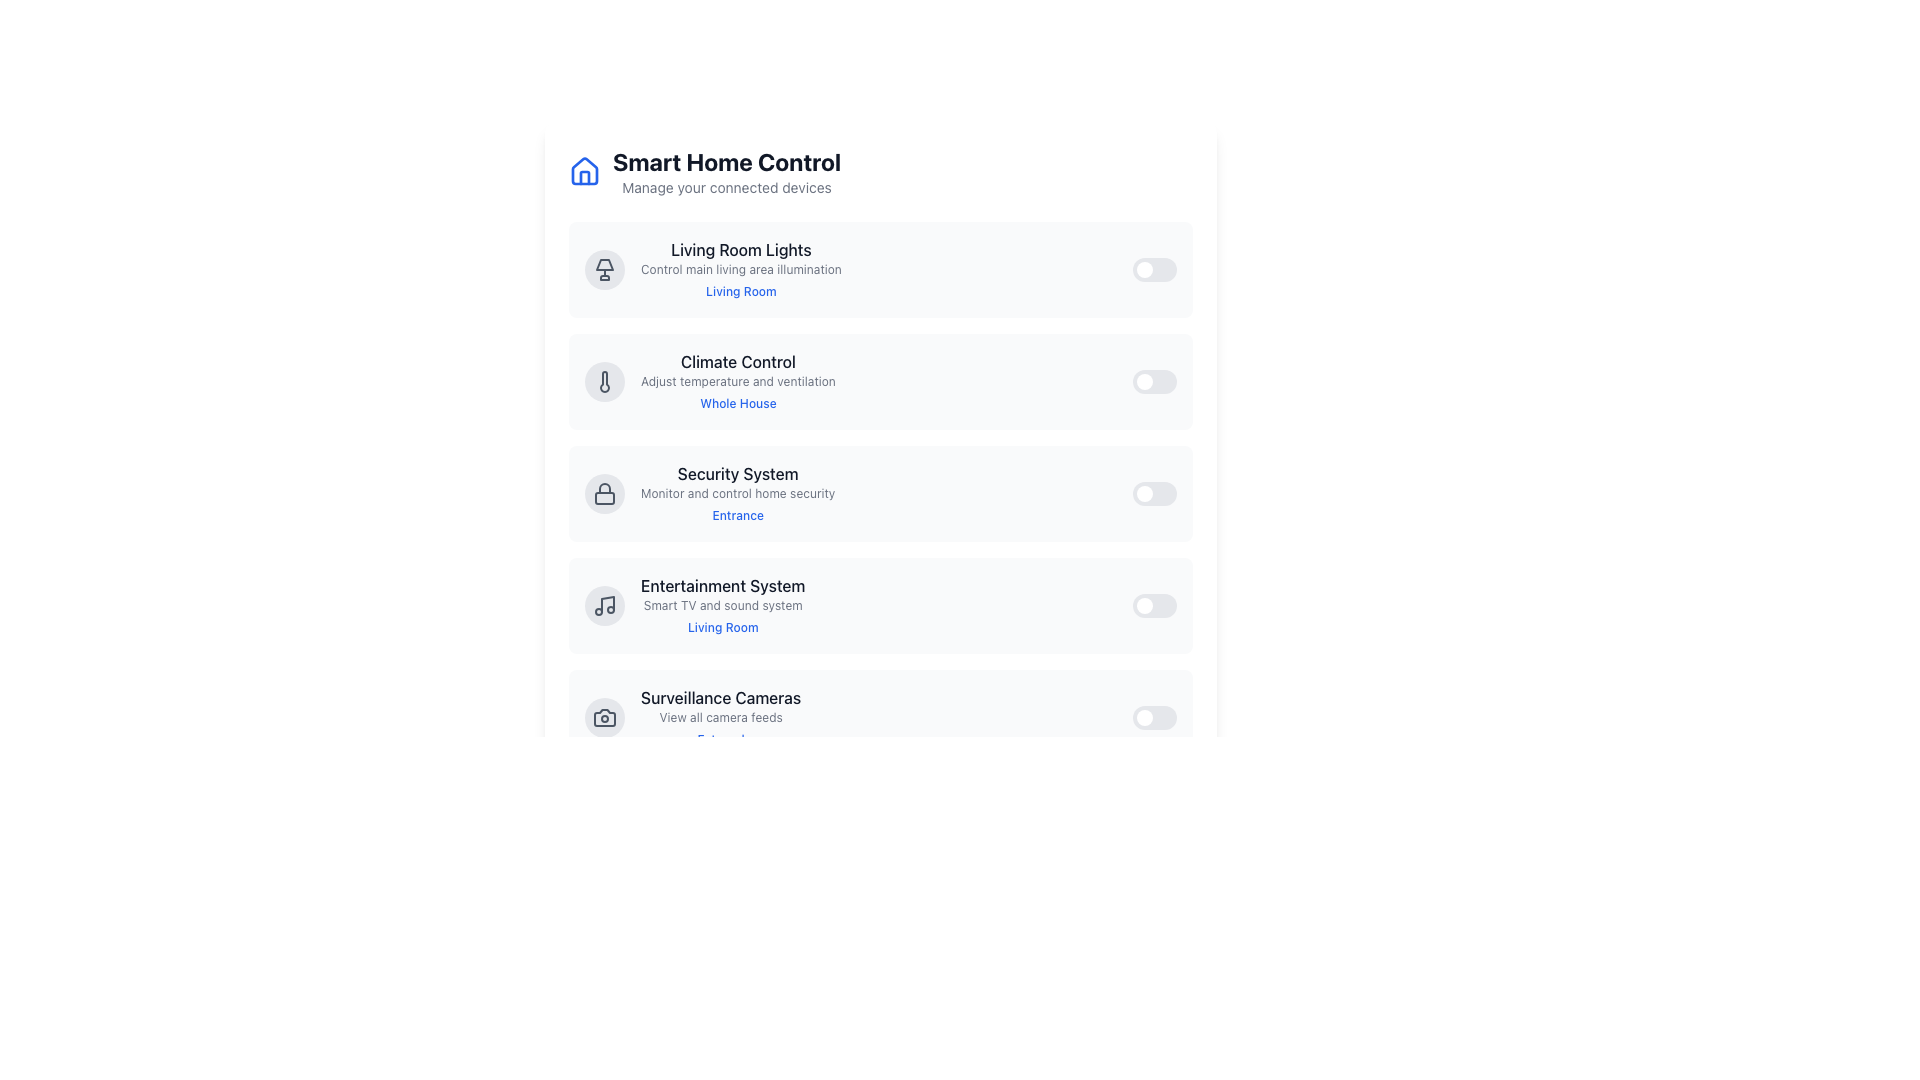 This screenshot has height=1080, width=1920. What do you see at coordinates (603, 716) in the screenshot?
I see `the dark camera icon located in the 'Surveillance Cameras' section, positioned on the left side of the section, to interact with it` at bounding box center [603, 716].